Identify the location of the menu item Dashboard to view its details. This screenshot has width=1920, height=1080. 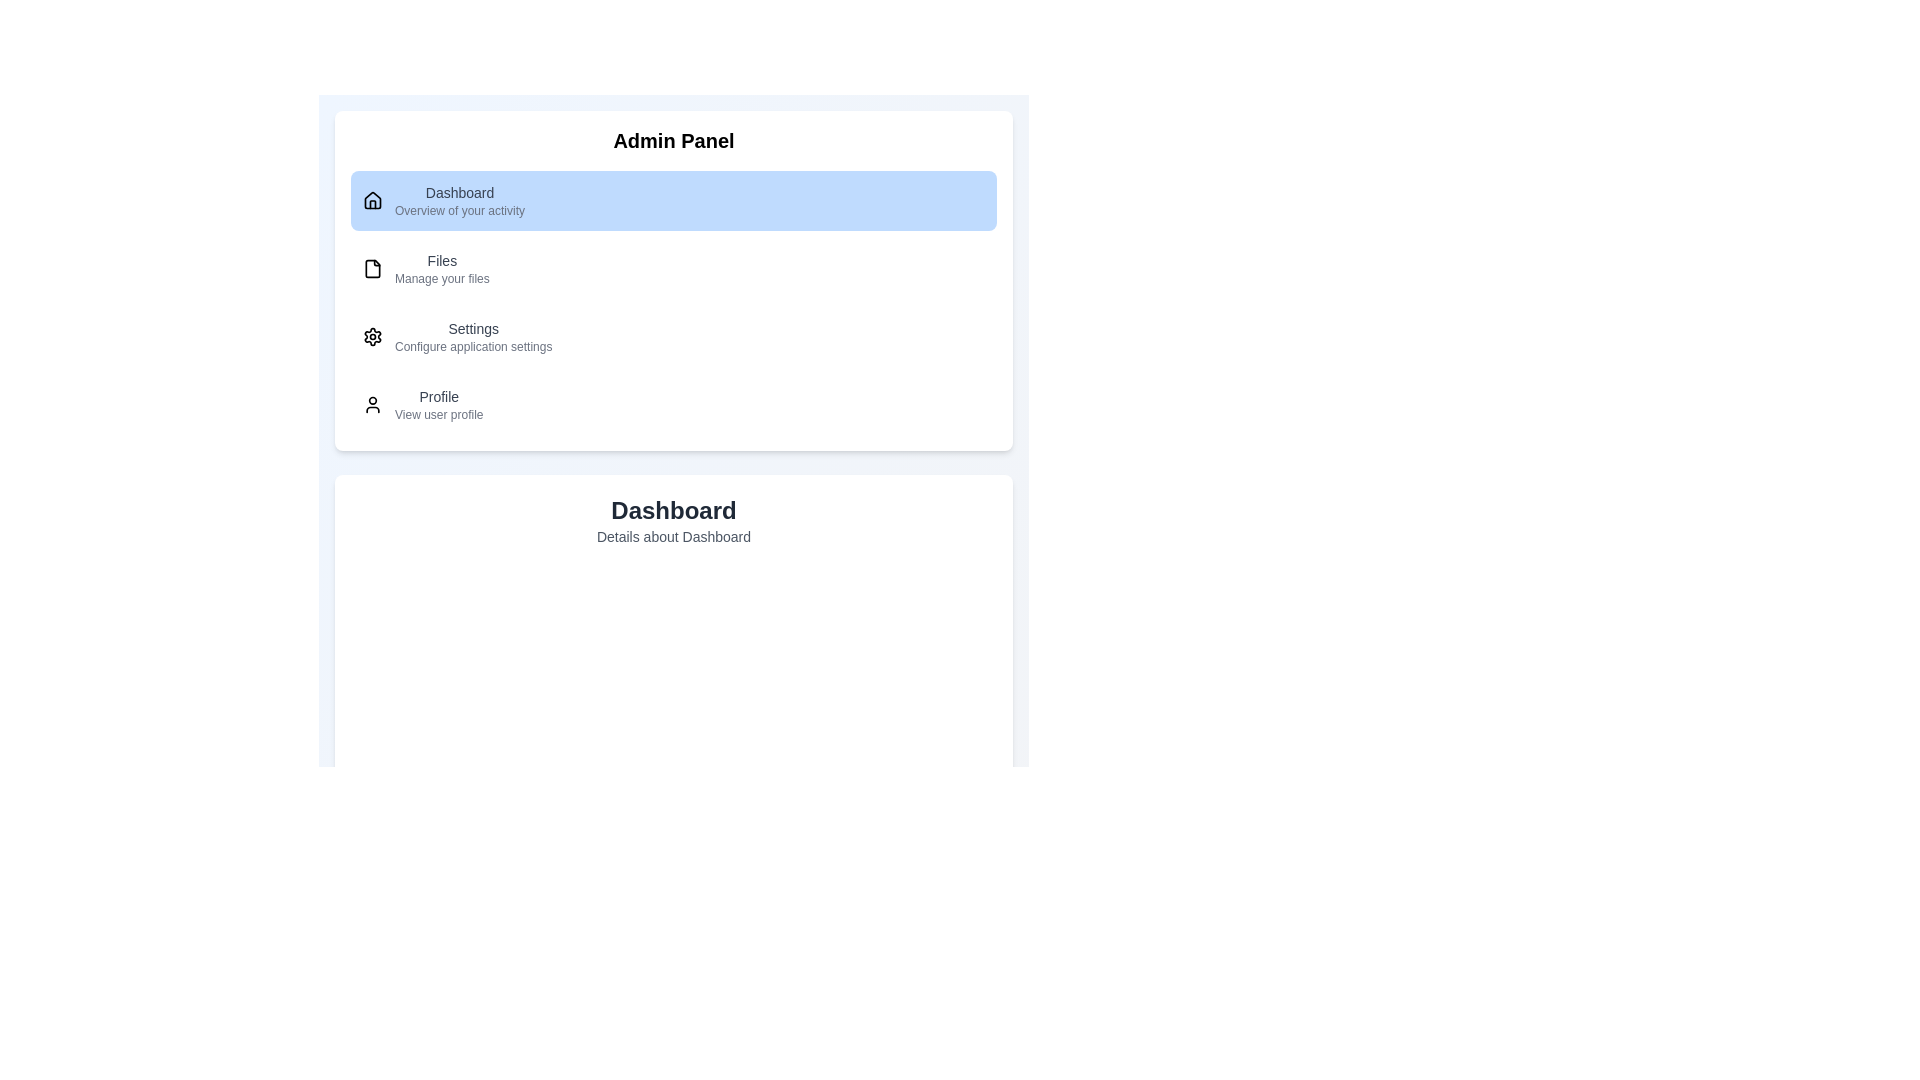
(673, 200).